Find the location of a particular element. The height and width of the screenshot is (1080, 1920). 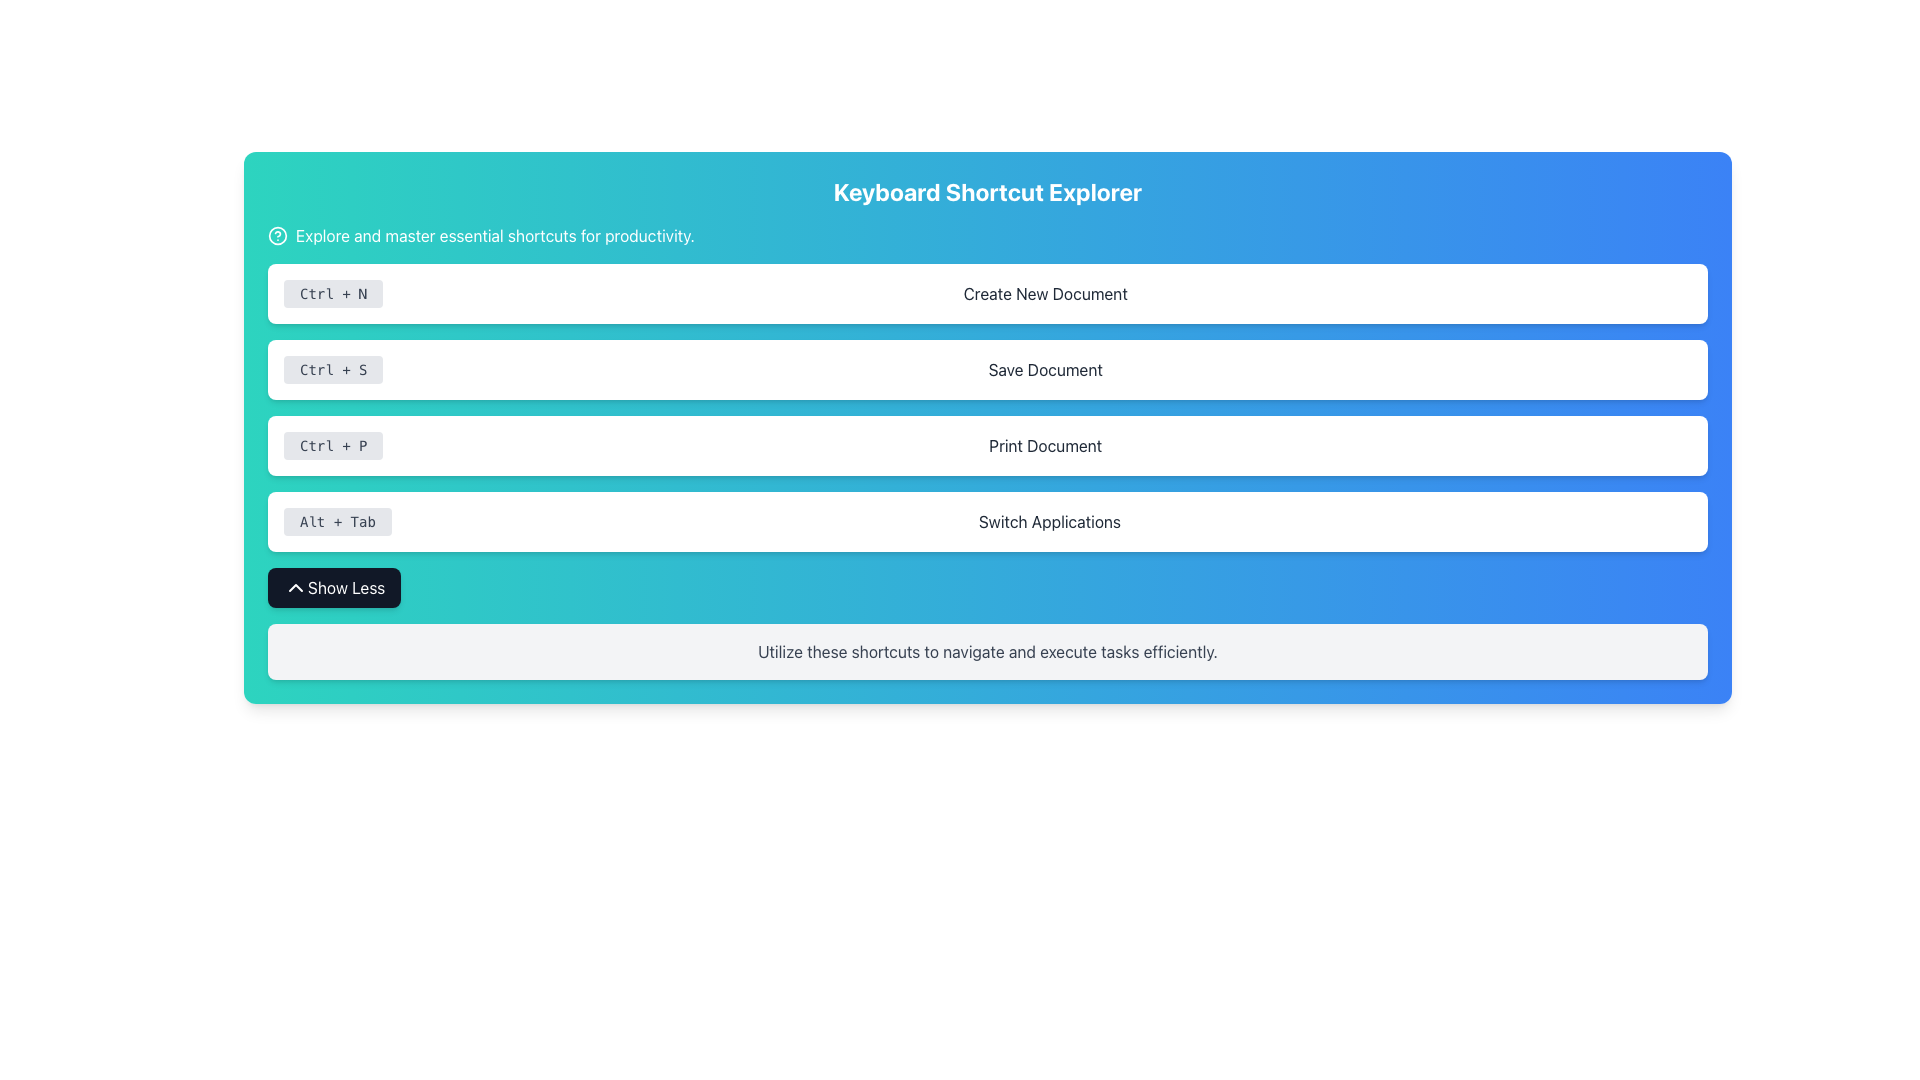

the informational row displaying the keyboard shortcut 'Ctrl + P' and its description 'Print Document' in the list of keyboard shortcuts is located at coordinates (988, 445).